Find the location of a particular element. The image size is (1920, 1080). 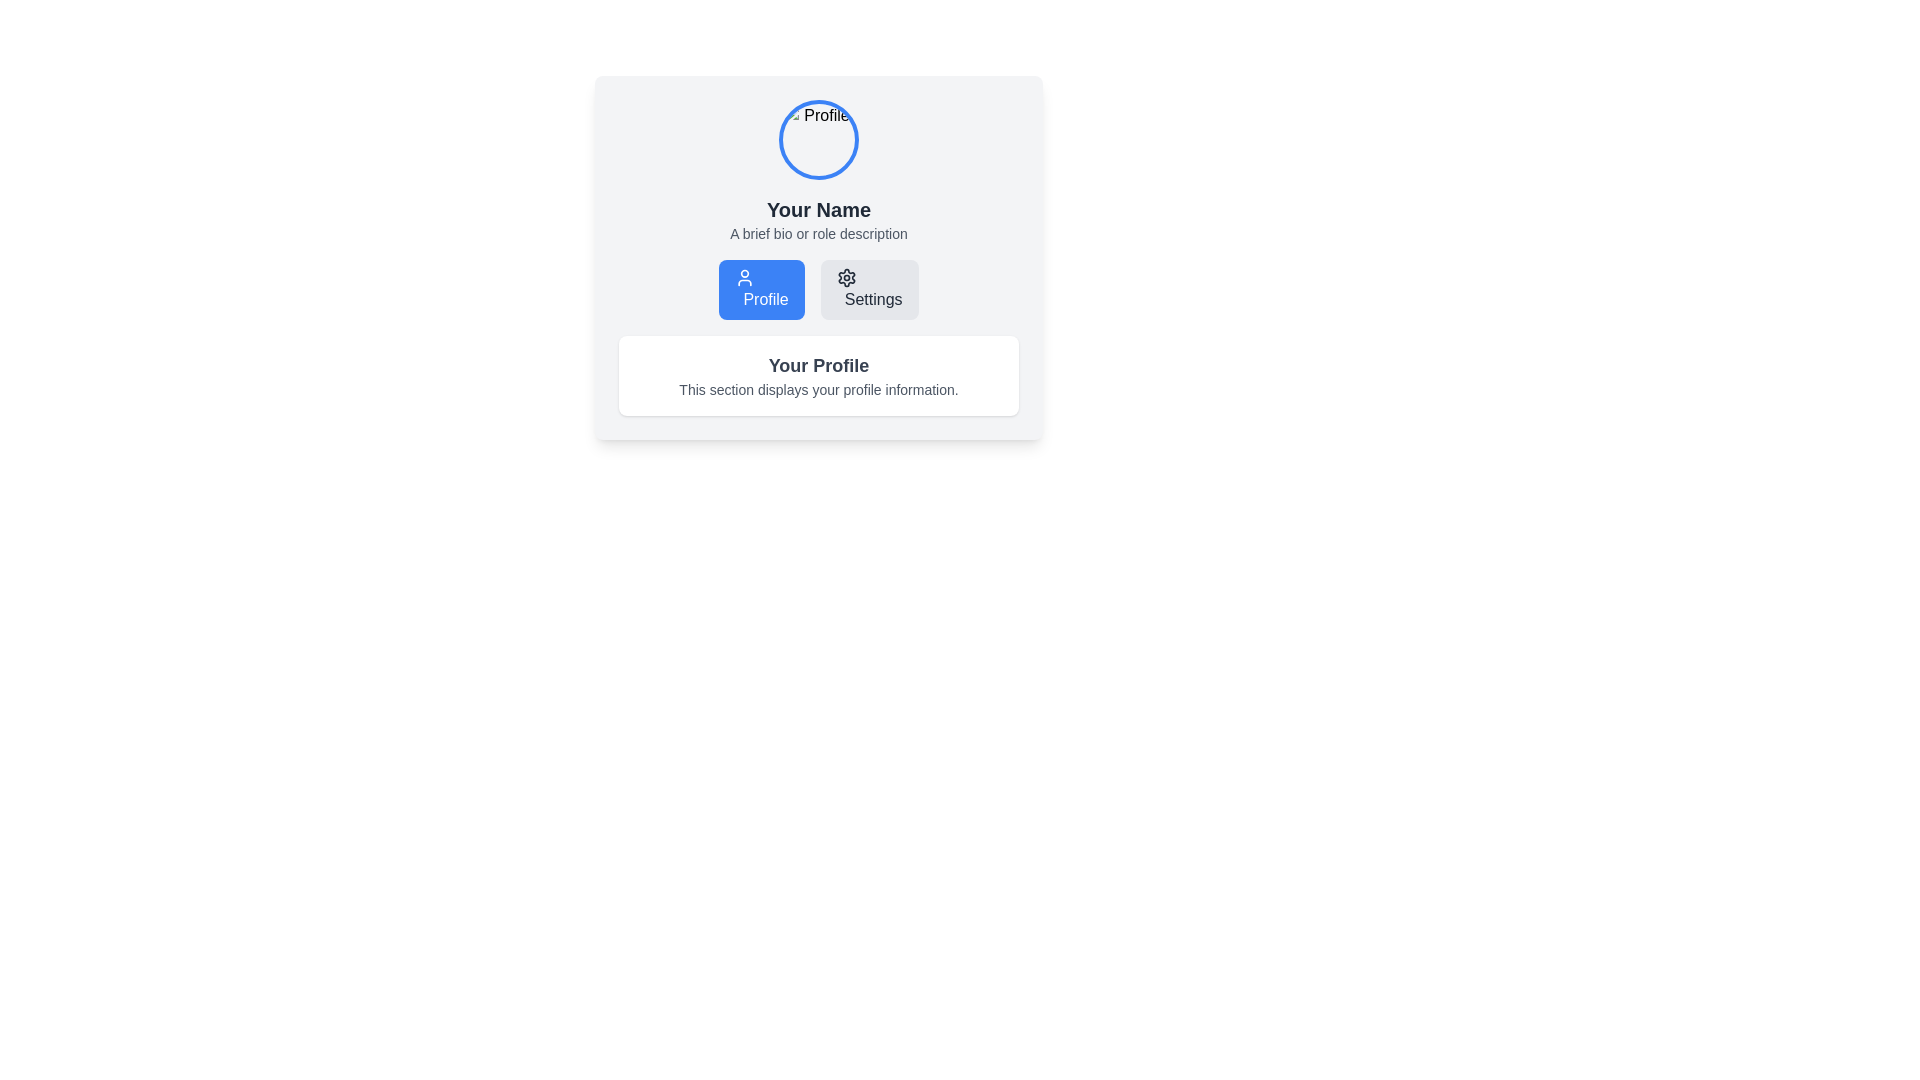

the blue rectangular 'Profile' button with a white user icon is located at coordinates (761, 289).